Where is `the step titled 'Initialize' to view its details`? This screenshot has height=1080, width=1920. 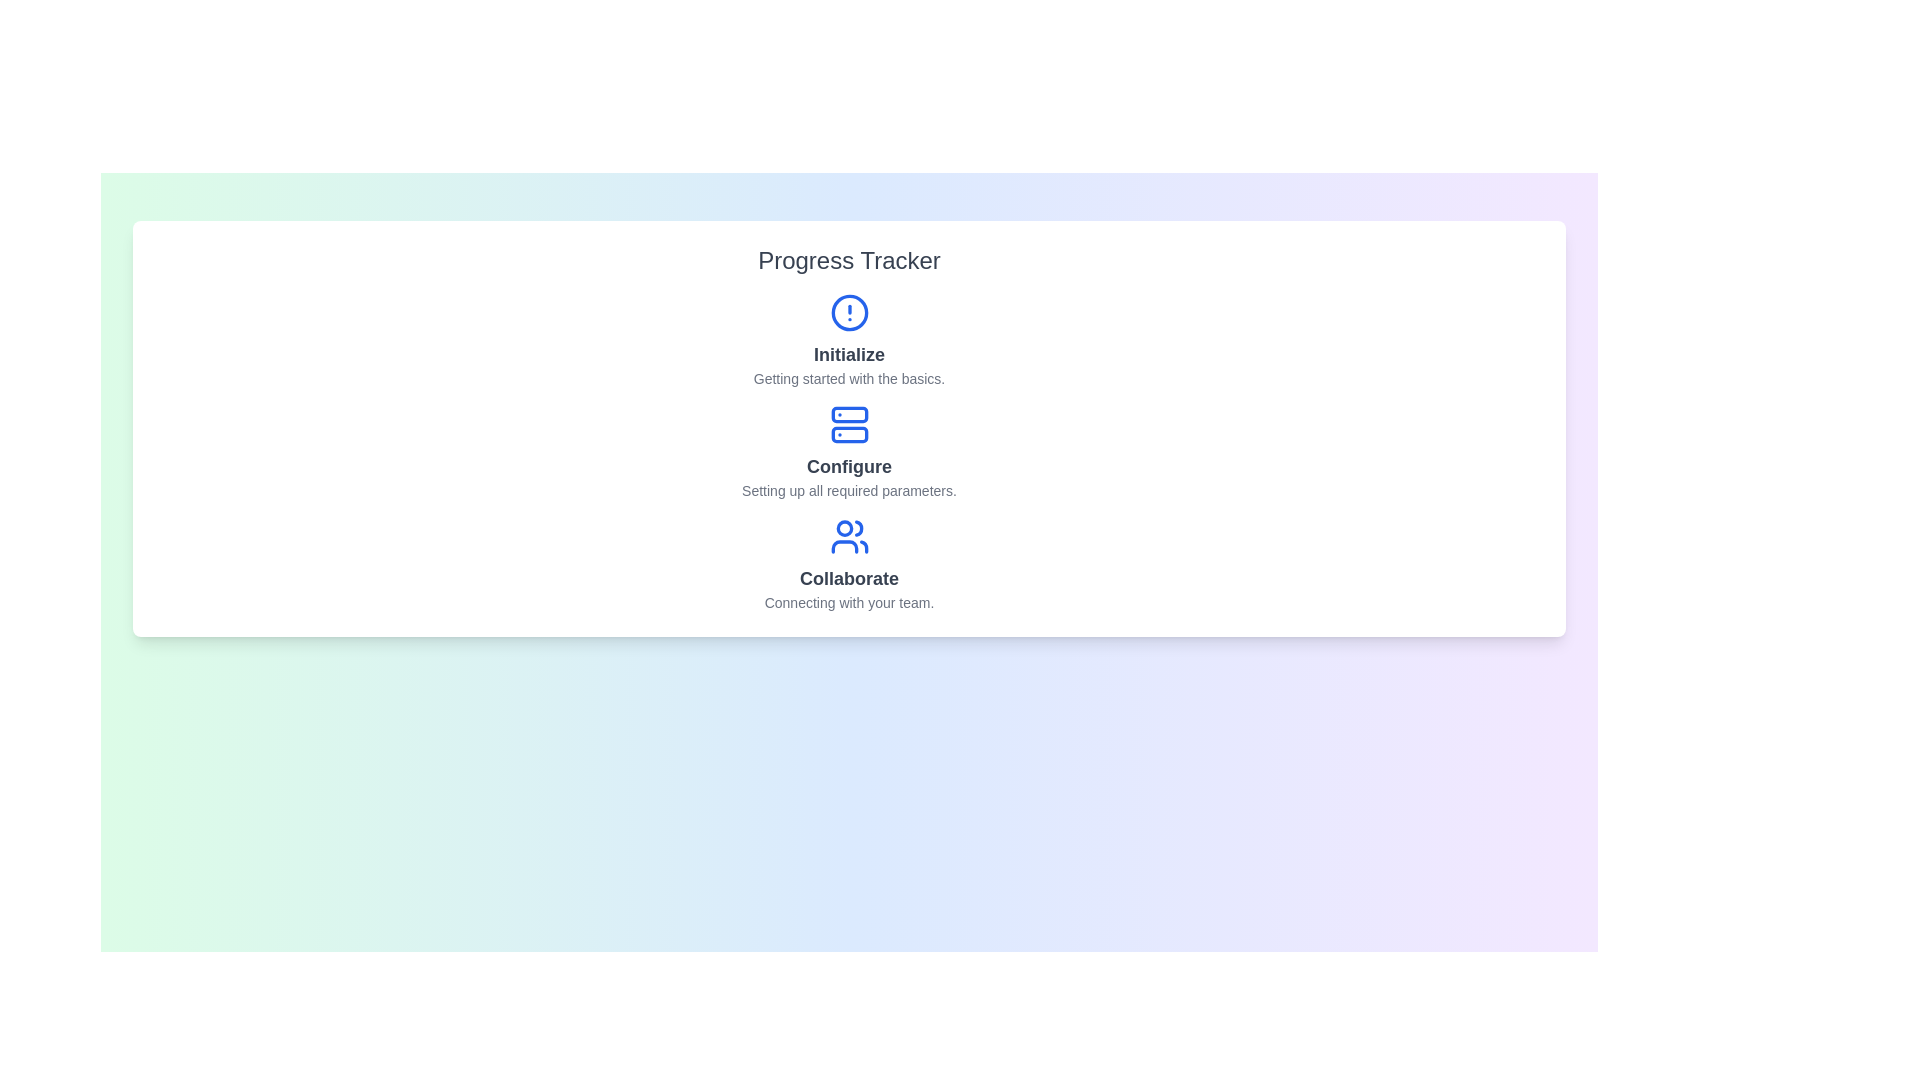
the step titled 'Initialize' to view its details is located at coordinates (849, 339).